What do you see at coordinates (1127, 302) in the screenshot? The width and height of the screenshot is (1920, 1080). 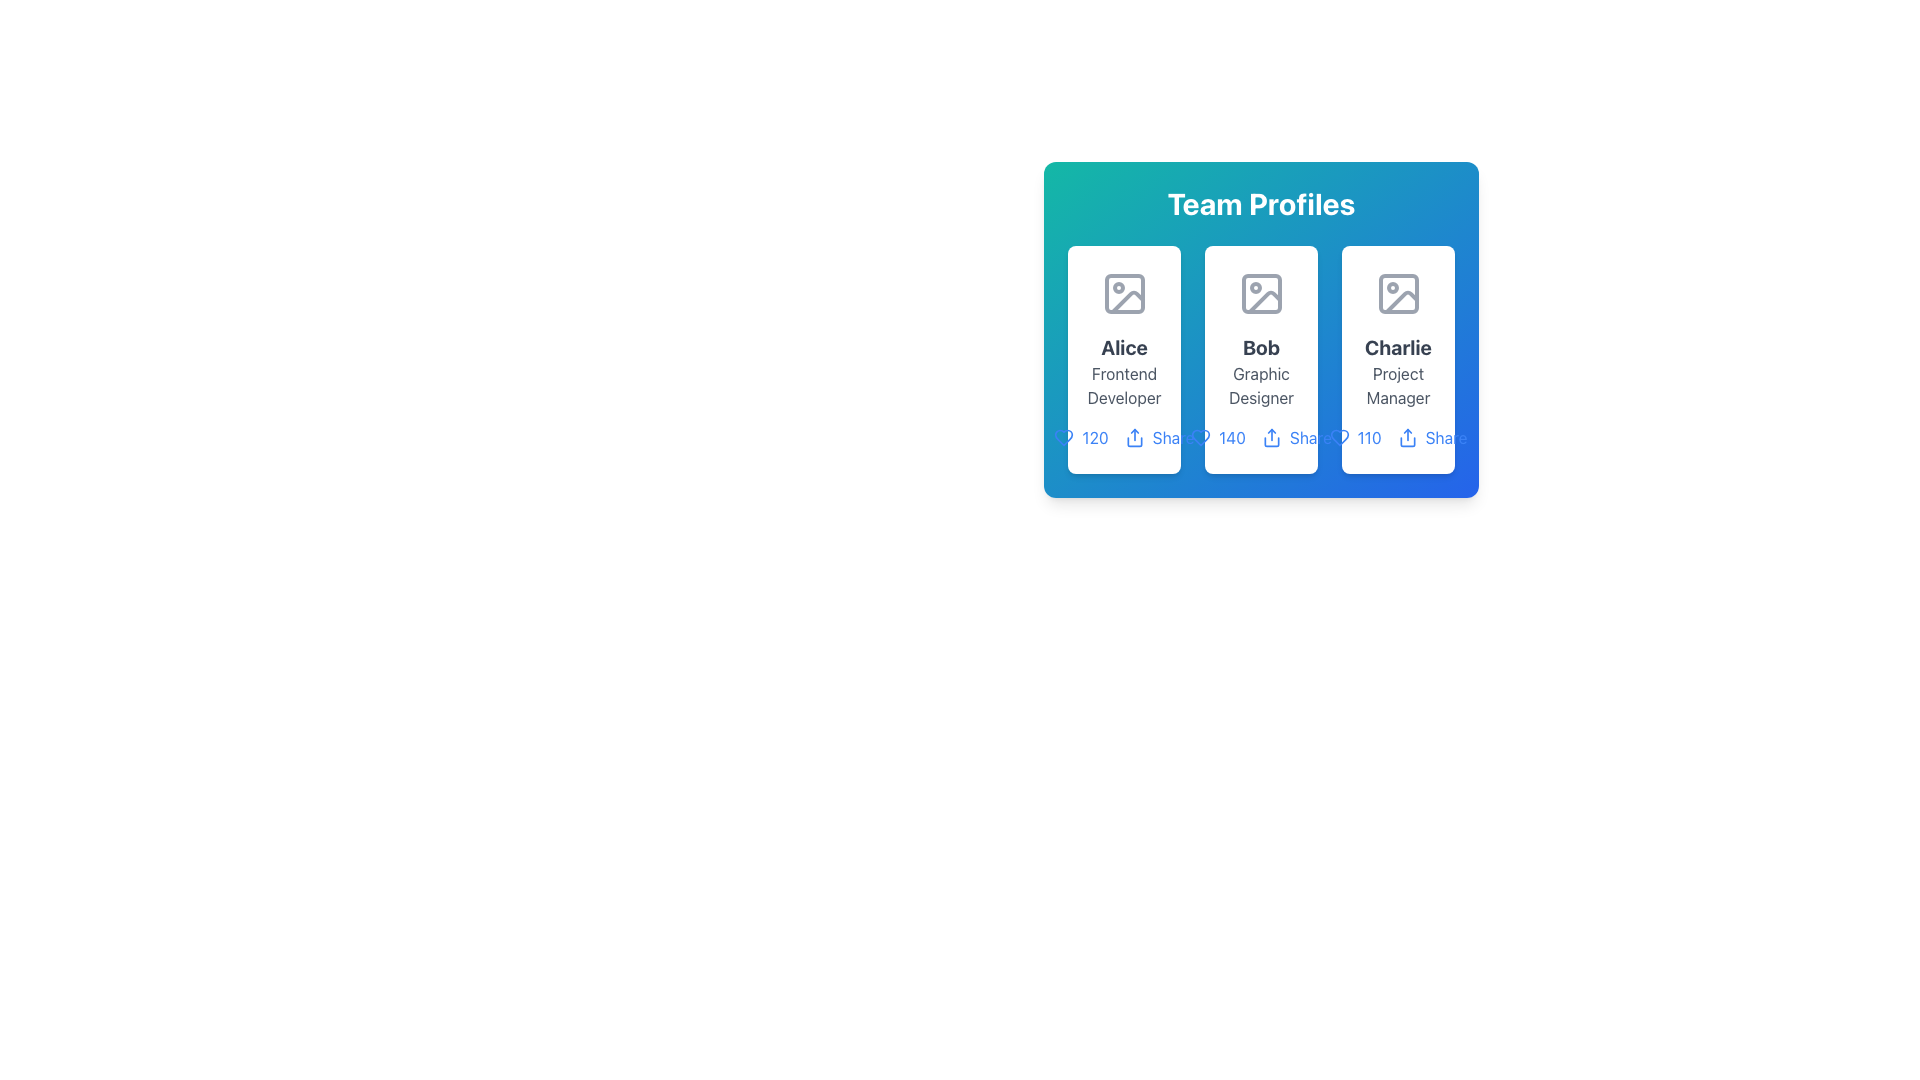 I see `the curved line stylized icon in the leftmost card of Alice's team profile section, located under her name` at bounding box center [1127, 302].